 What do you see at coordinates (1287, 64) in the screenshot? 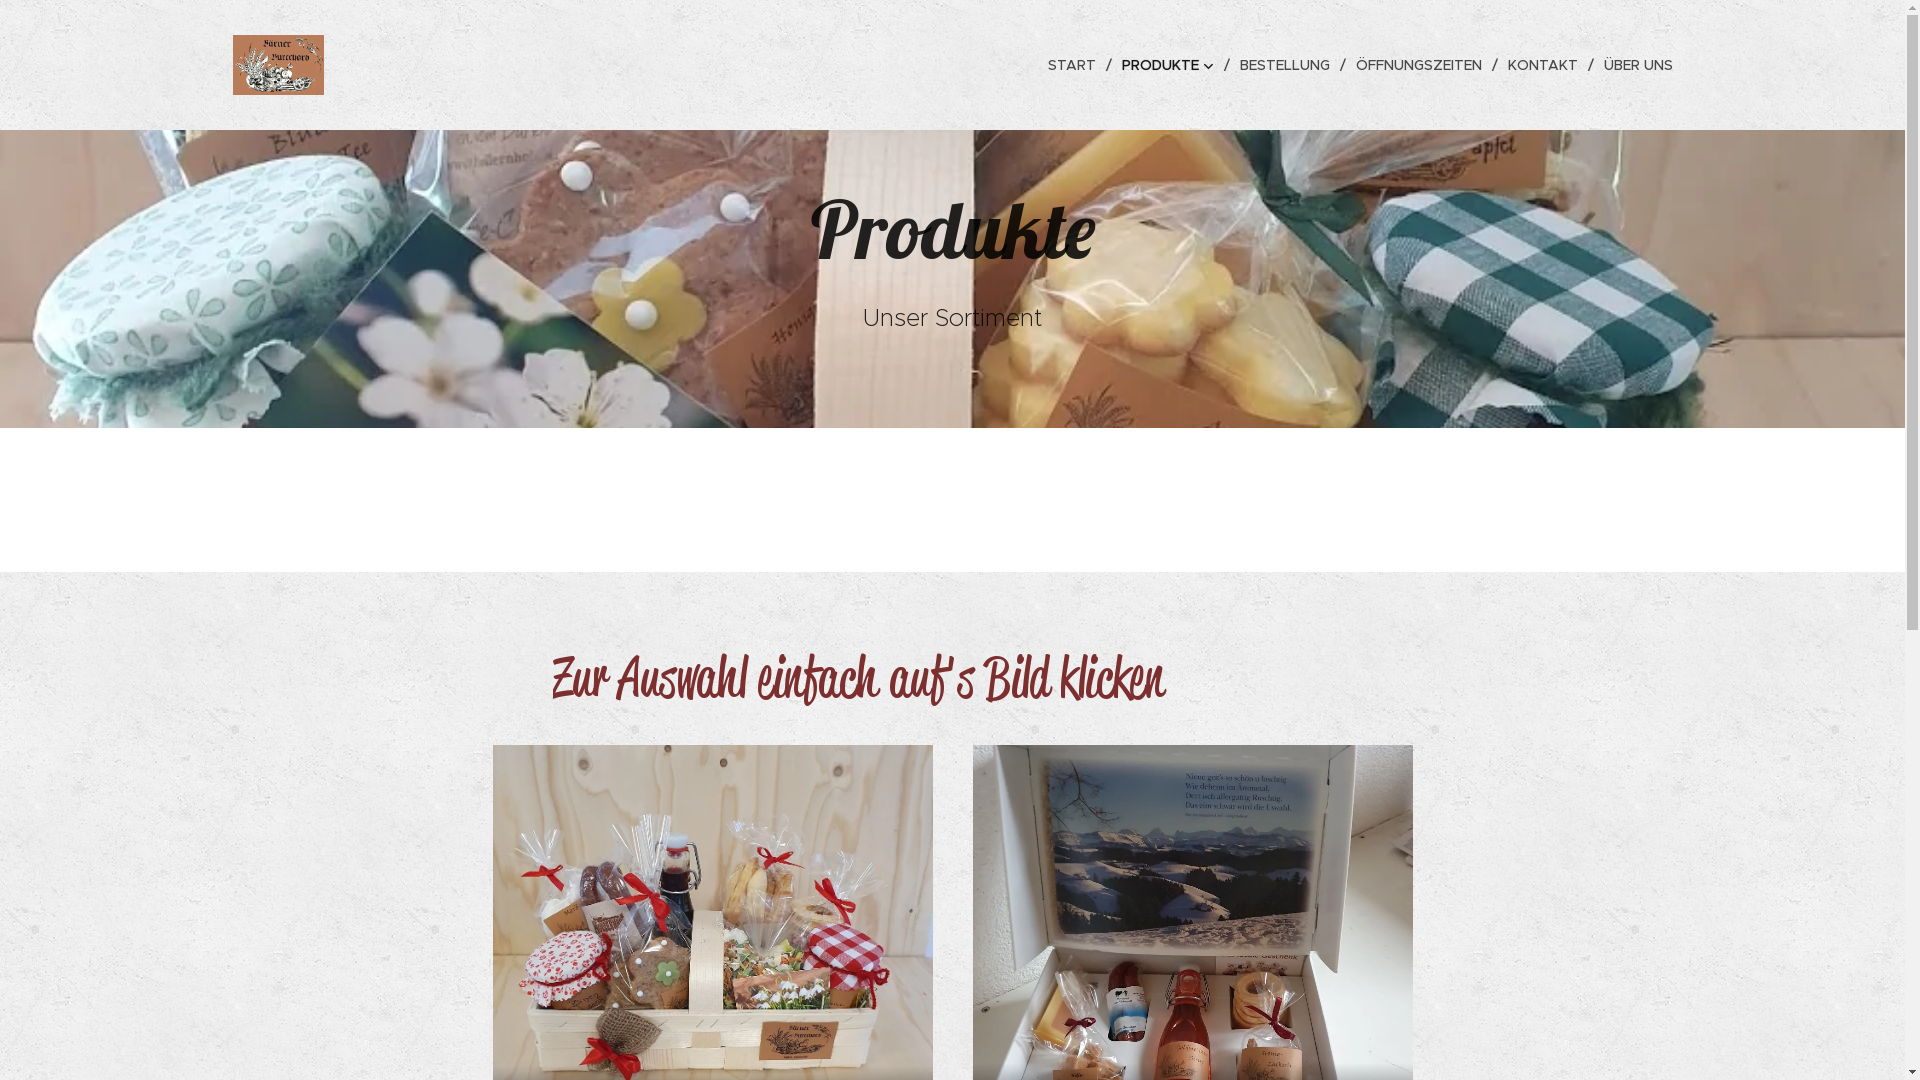
I see `'BESTELLUNG'` at bounding box center [1287, 64].